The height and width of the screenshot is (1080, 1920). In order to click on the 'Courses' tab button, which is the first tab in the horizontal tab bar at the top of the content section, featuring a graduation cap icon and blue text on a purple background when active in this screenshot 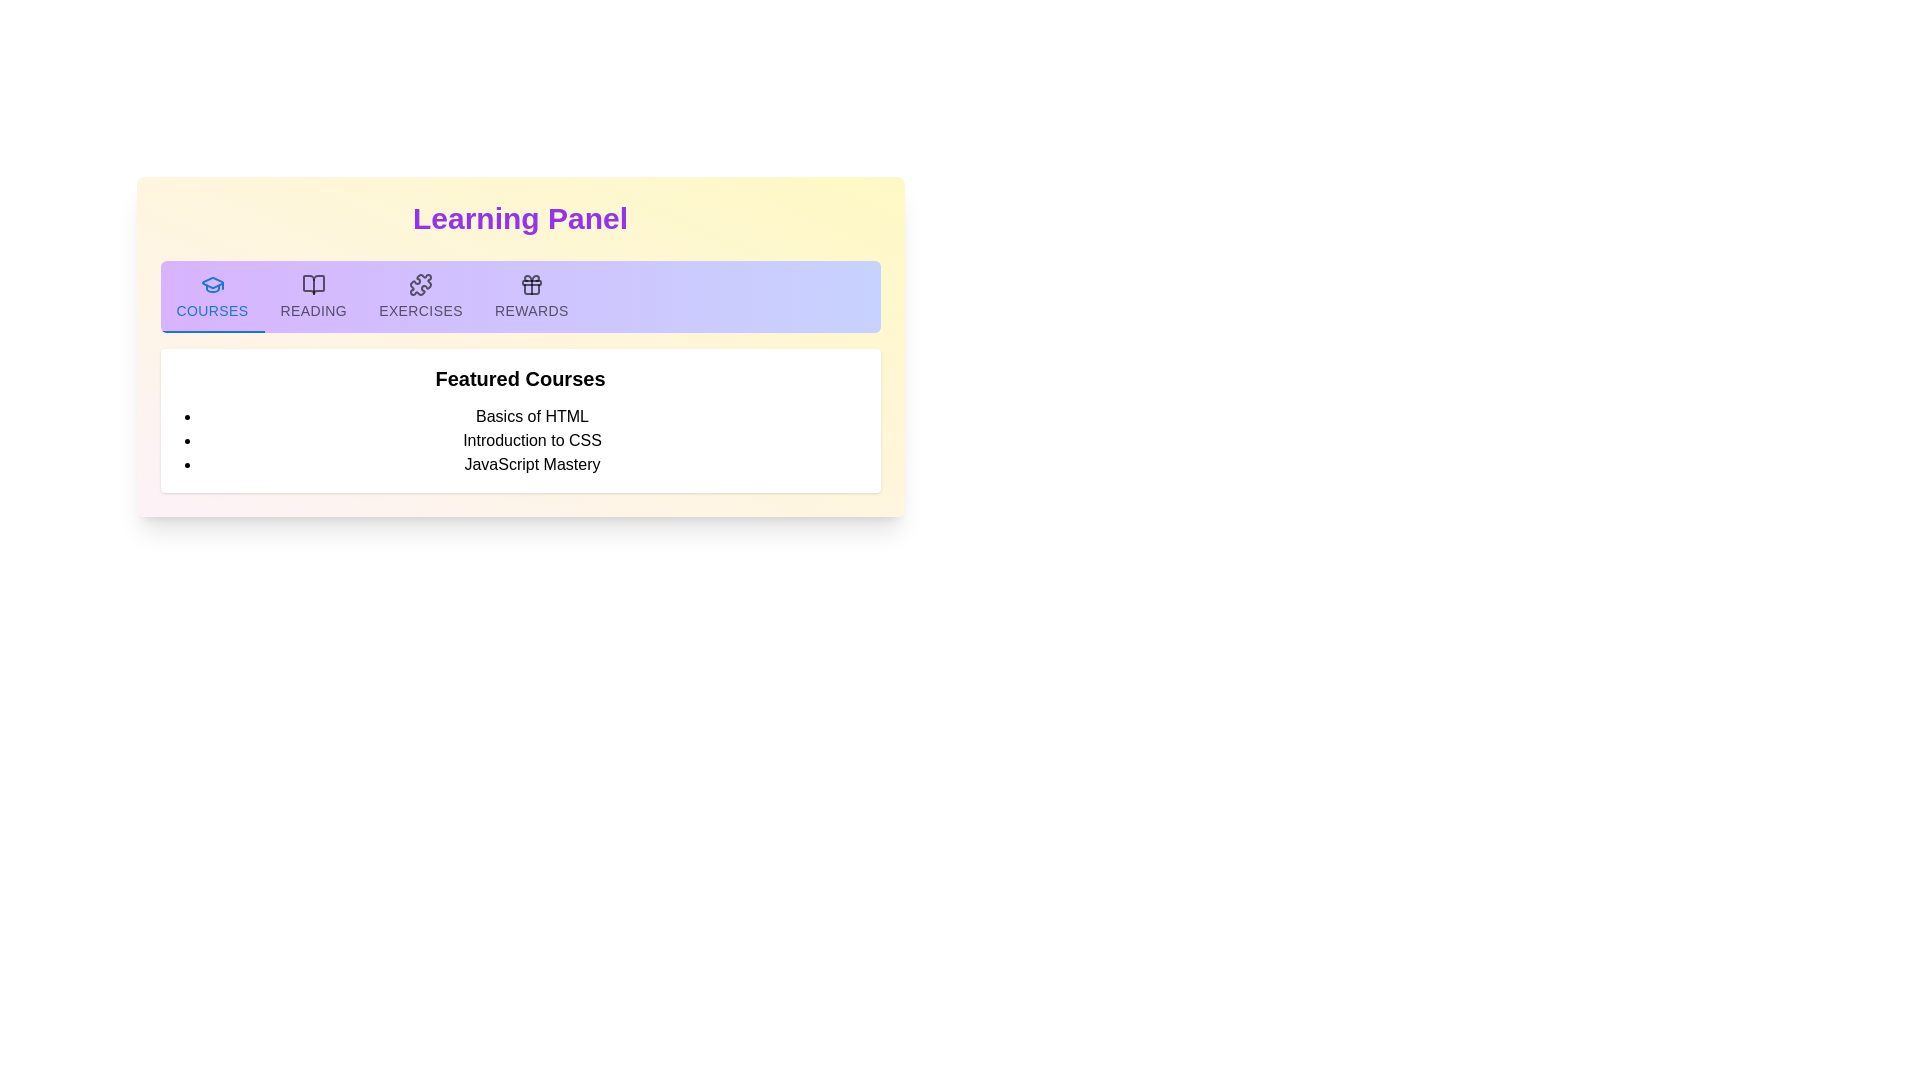, I will do `click(212, 297)`.